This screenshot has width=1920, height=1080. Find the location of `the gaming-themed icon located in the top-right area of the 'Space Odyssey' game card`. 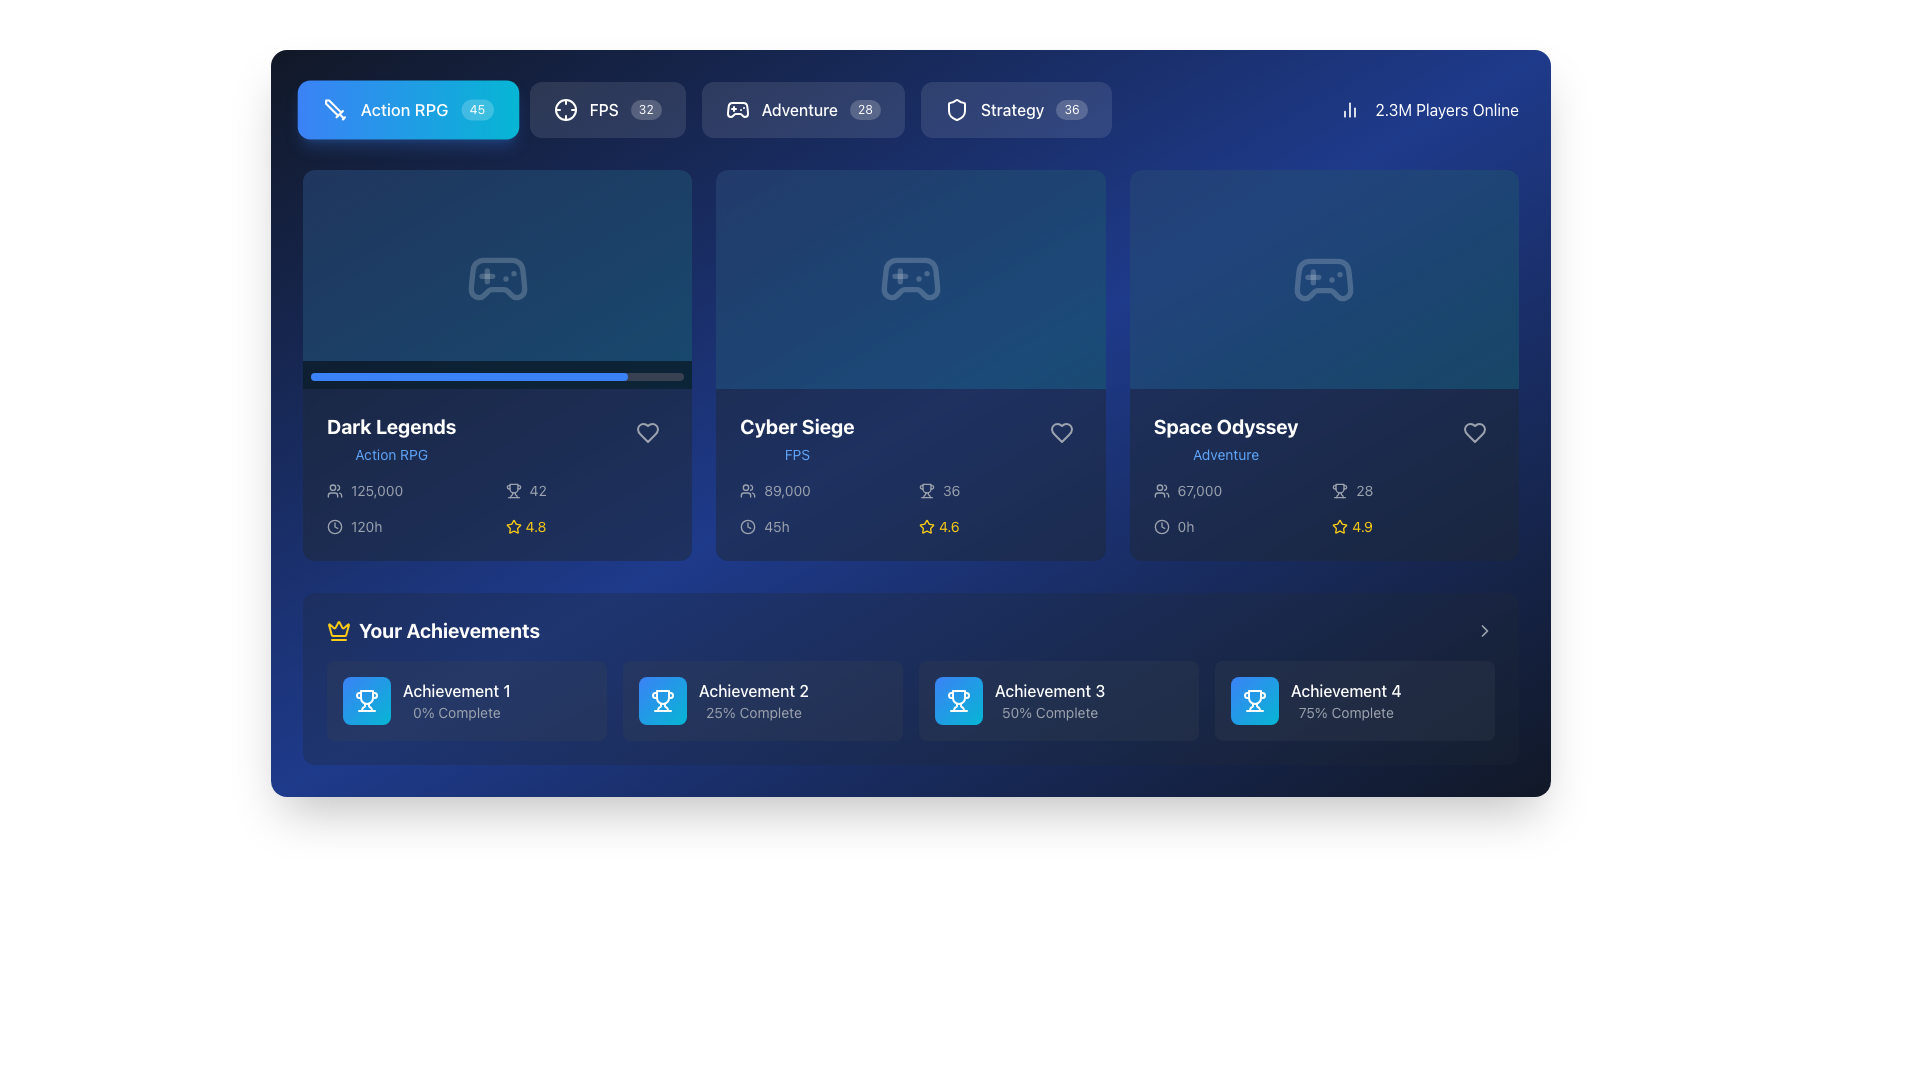

the gaming-themed icon located in the top-right area of the 'Space Odyssey' game card is located at coordinates (1324, 279).